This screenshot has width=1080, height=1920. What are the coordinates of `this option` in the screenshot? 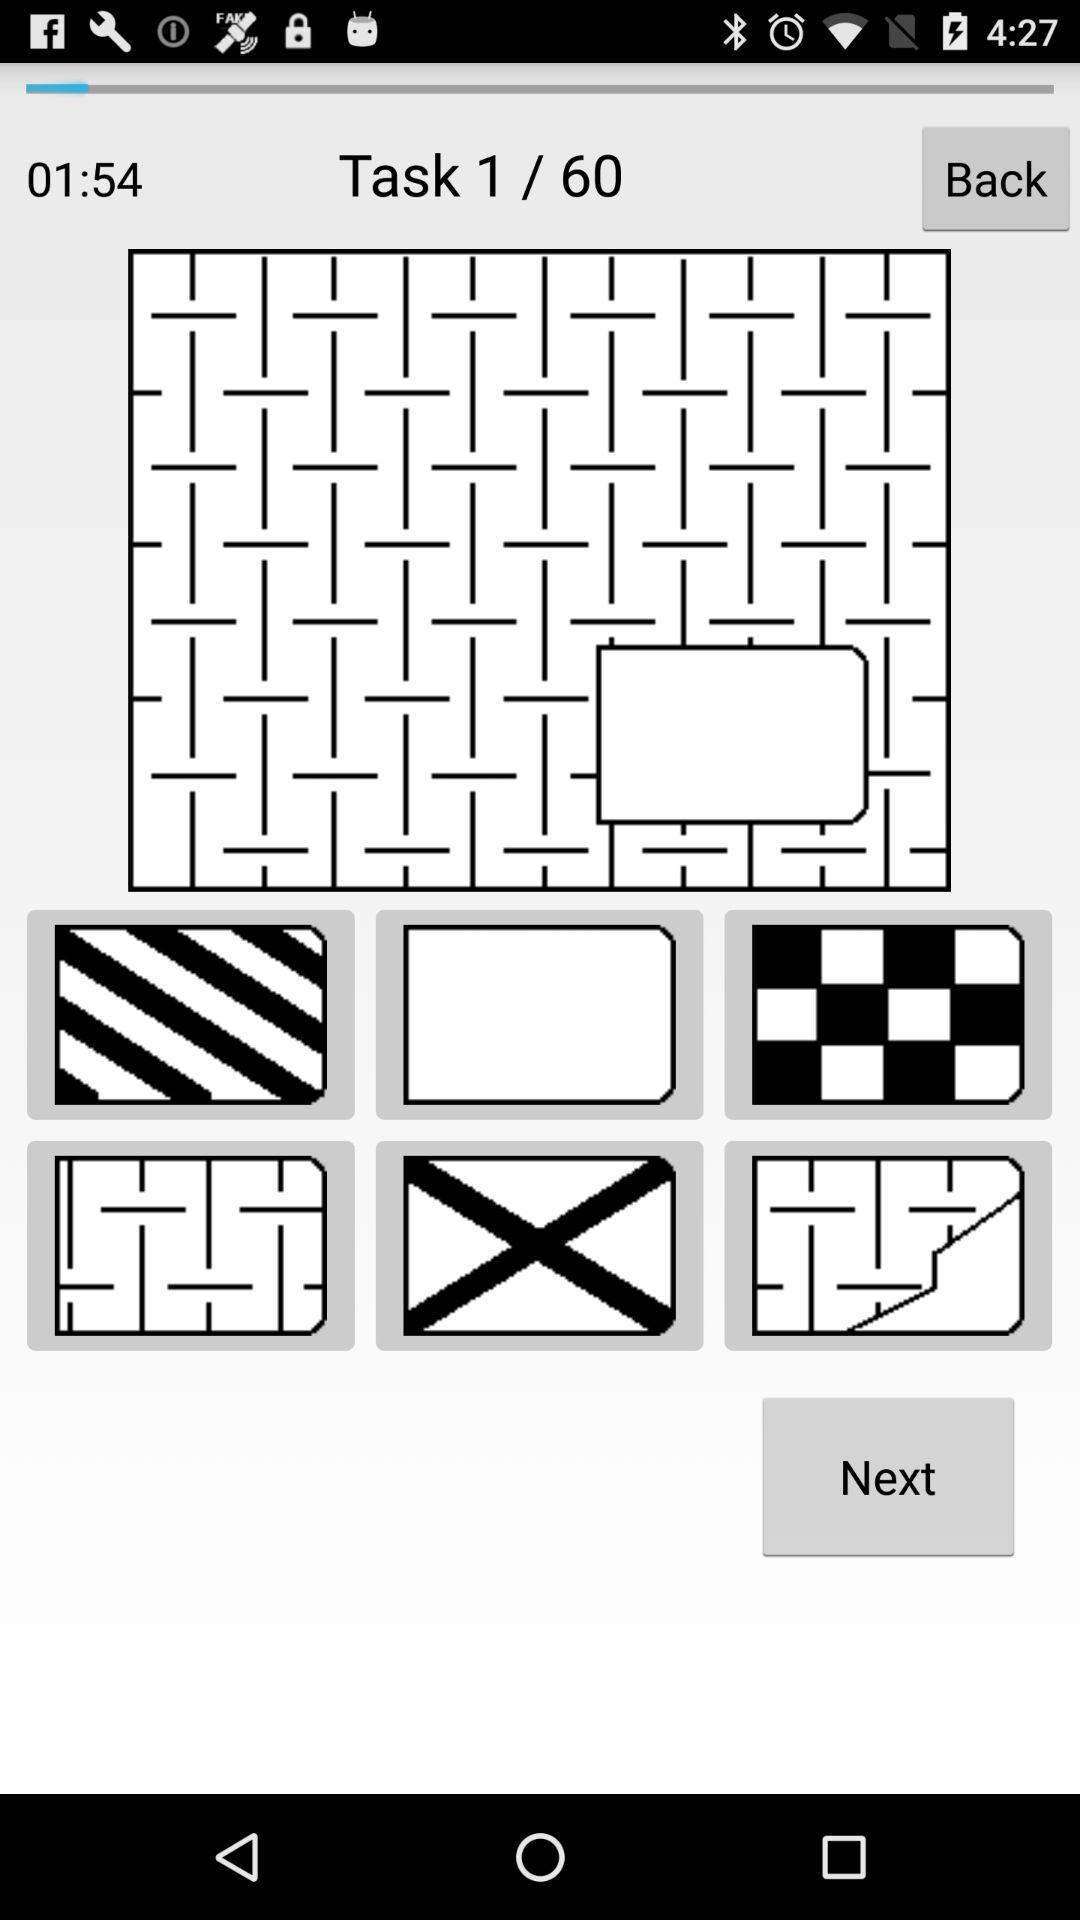 It's located at (887, 1014).